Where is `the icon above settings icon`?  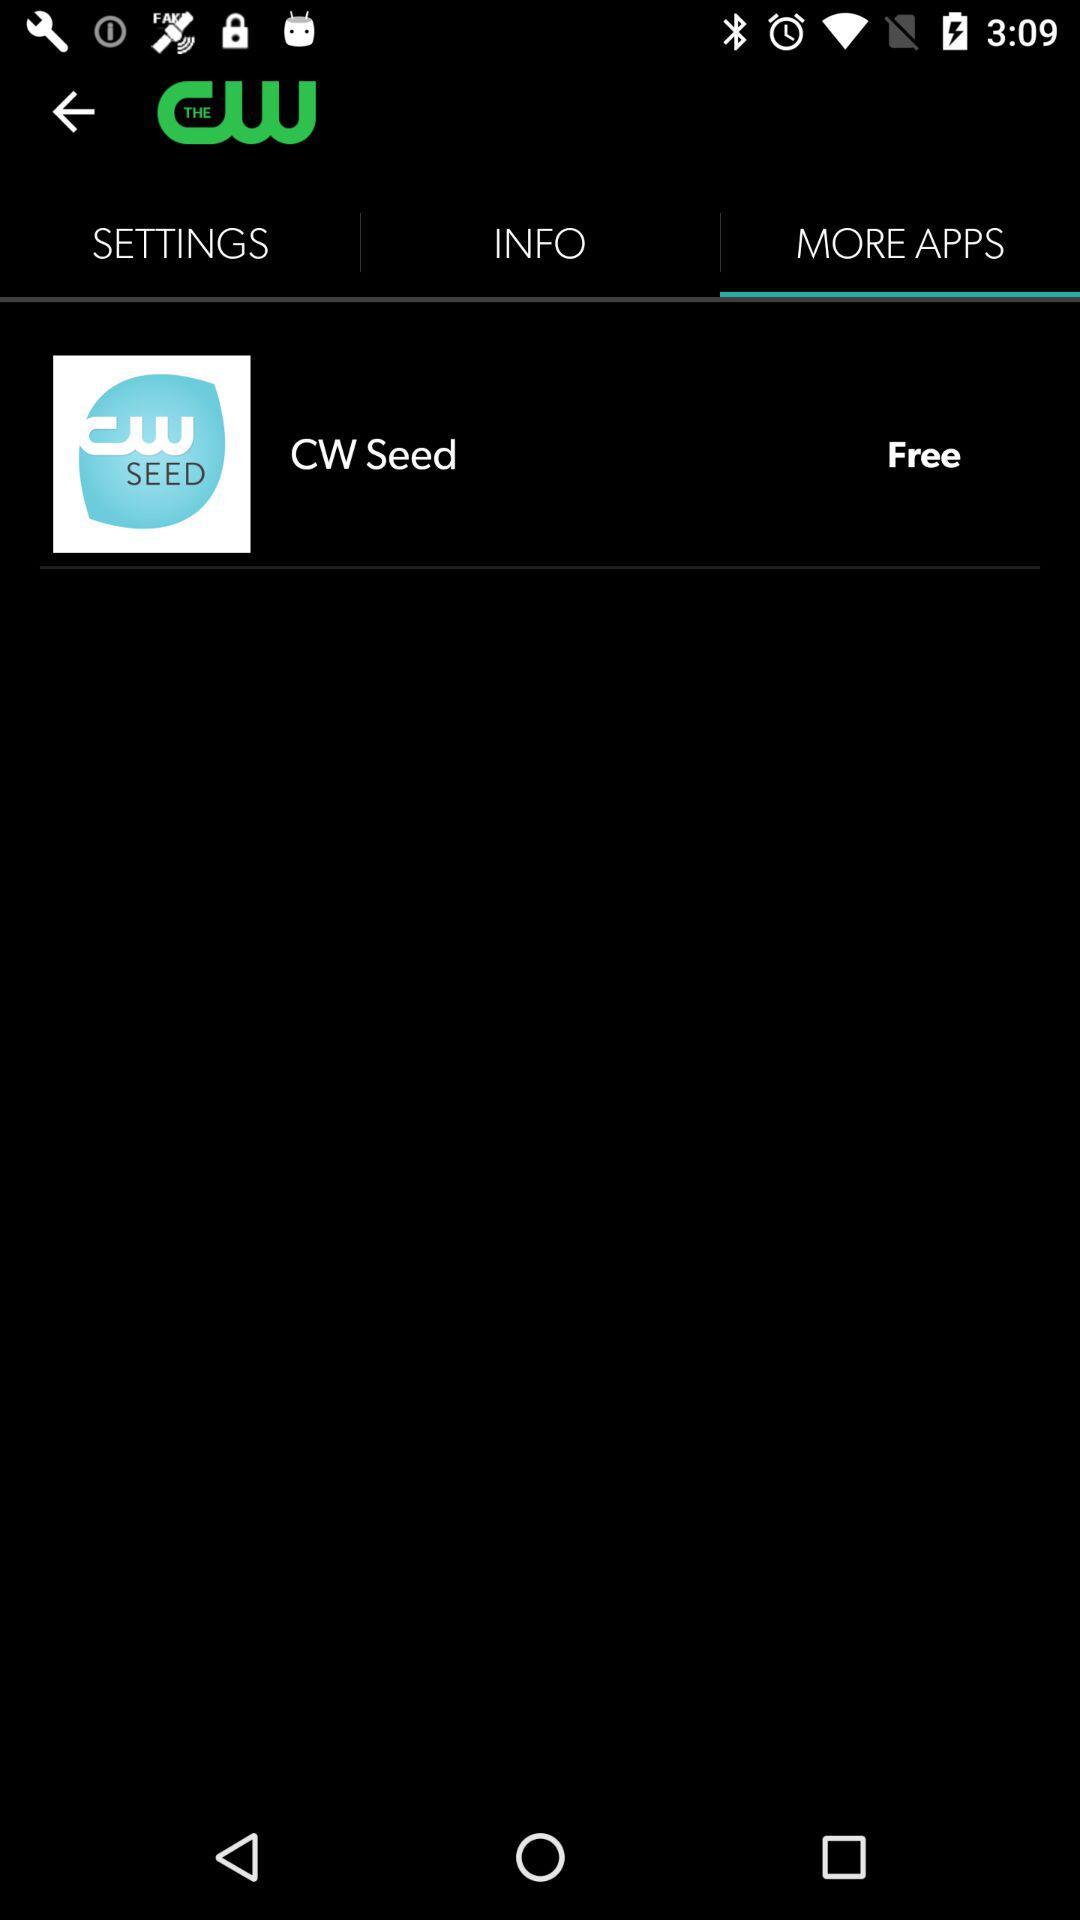
the icon above settings icon is located at coordinates (72, 110).